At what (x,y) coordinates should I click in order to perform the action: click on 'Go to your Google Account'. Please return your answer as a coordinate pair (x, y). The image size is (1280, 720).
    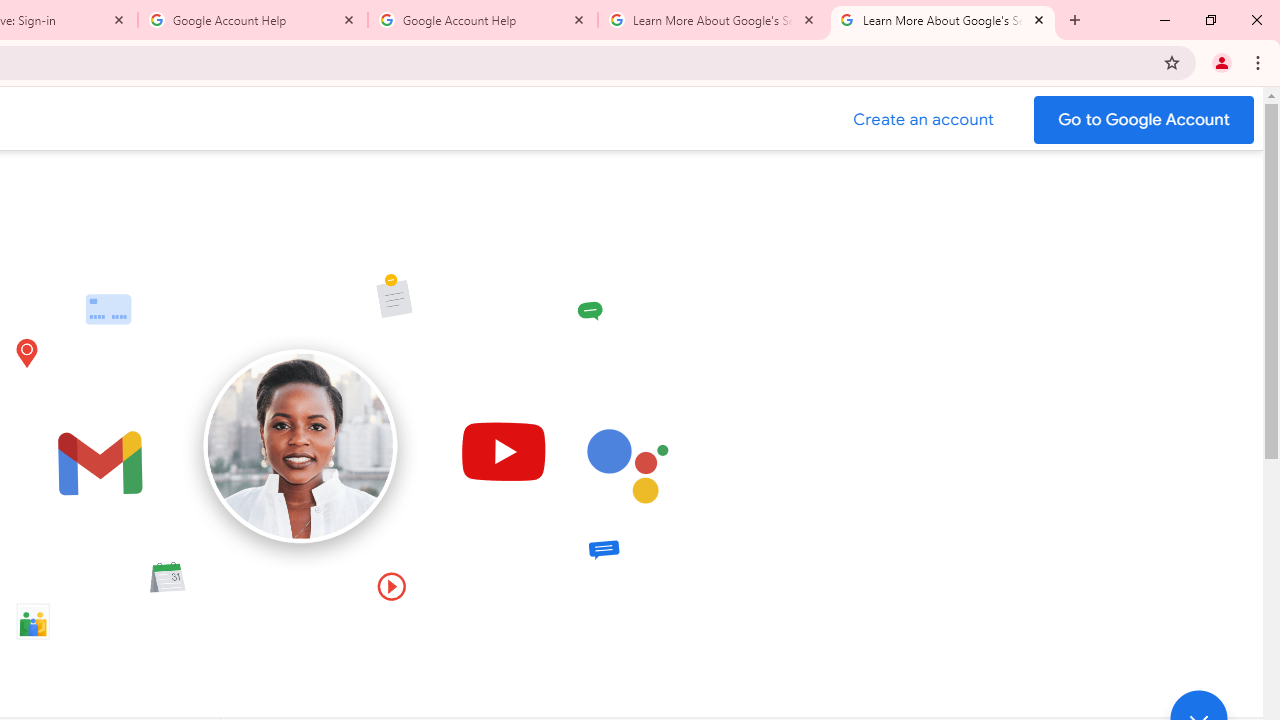
    Looking at the image, I should click on (1144, 119).